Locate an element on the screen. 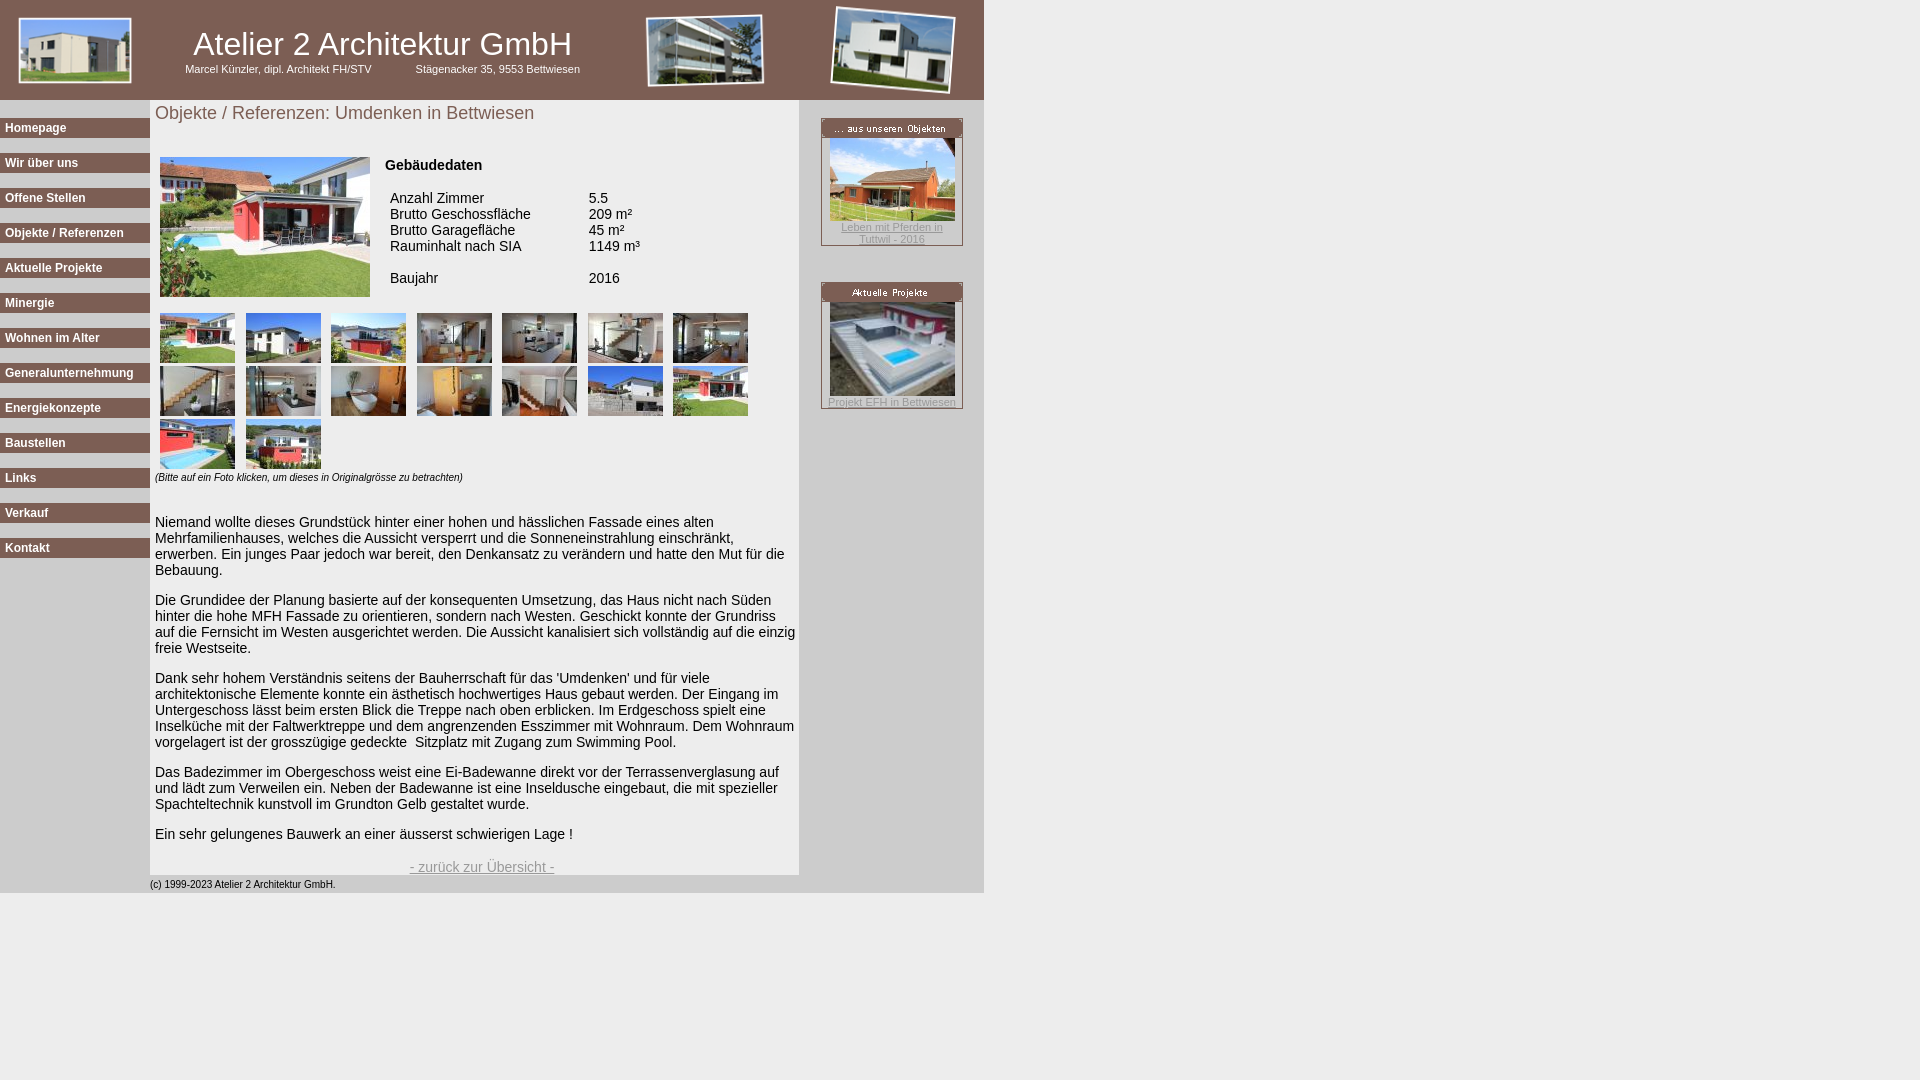 This screenshot has height=1080, width=1920. 'Verkauf' is located at coordinates (4, 512).